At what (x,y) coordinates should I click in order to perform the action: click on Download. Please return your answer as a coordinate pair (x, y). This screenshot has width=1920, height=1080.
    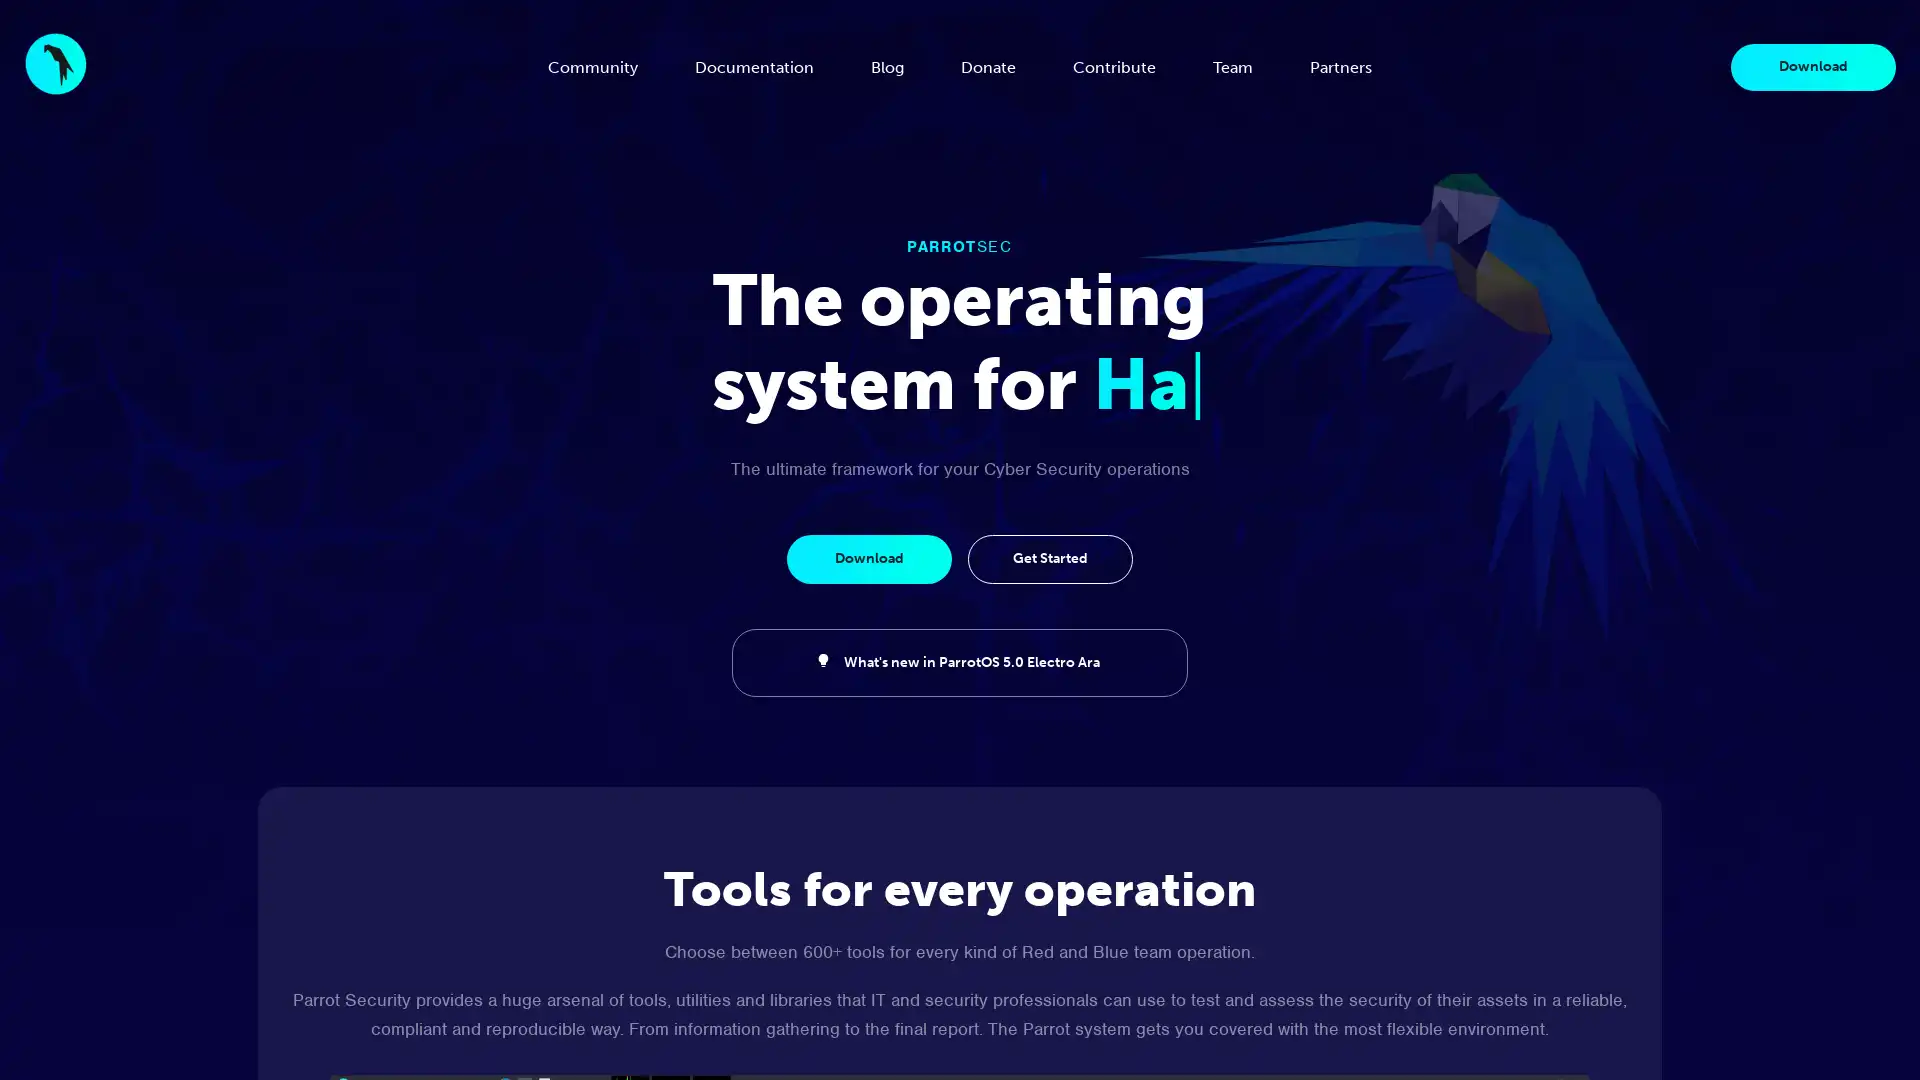
    Looking at the image, I should click on (869, 559).